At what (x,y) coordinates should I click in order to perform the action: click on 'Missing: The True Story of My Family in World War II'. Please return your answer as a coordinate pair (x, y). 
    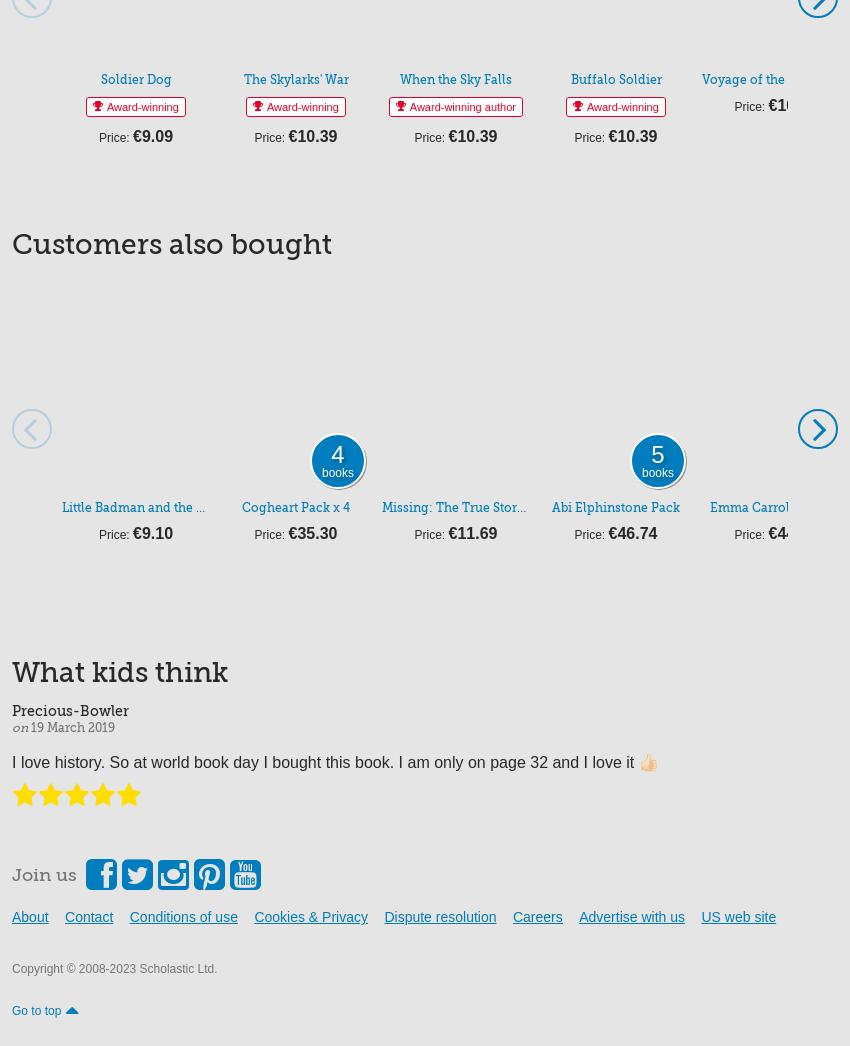
    Looking at the image, I should click on (539, 506).